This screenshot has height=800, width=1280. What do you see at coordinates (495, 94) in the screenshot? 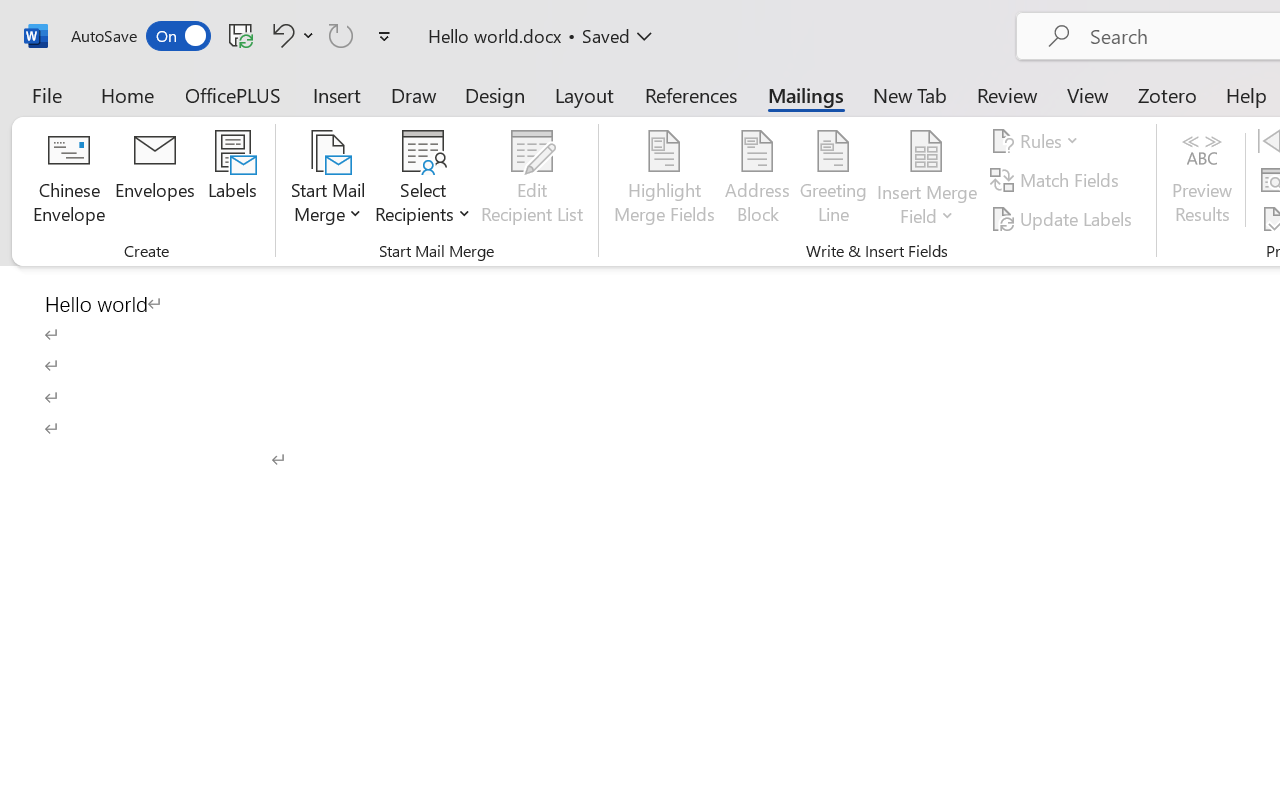
I see `'Design'` at bounding box center [495, 94].